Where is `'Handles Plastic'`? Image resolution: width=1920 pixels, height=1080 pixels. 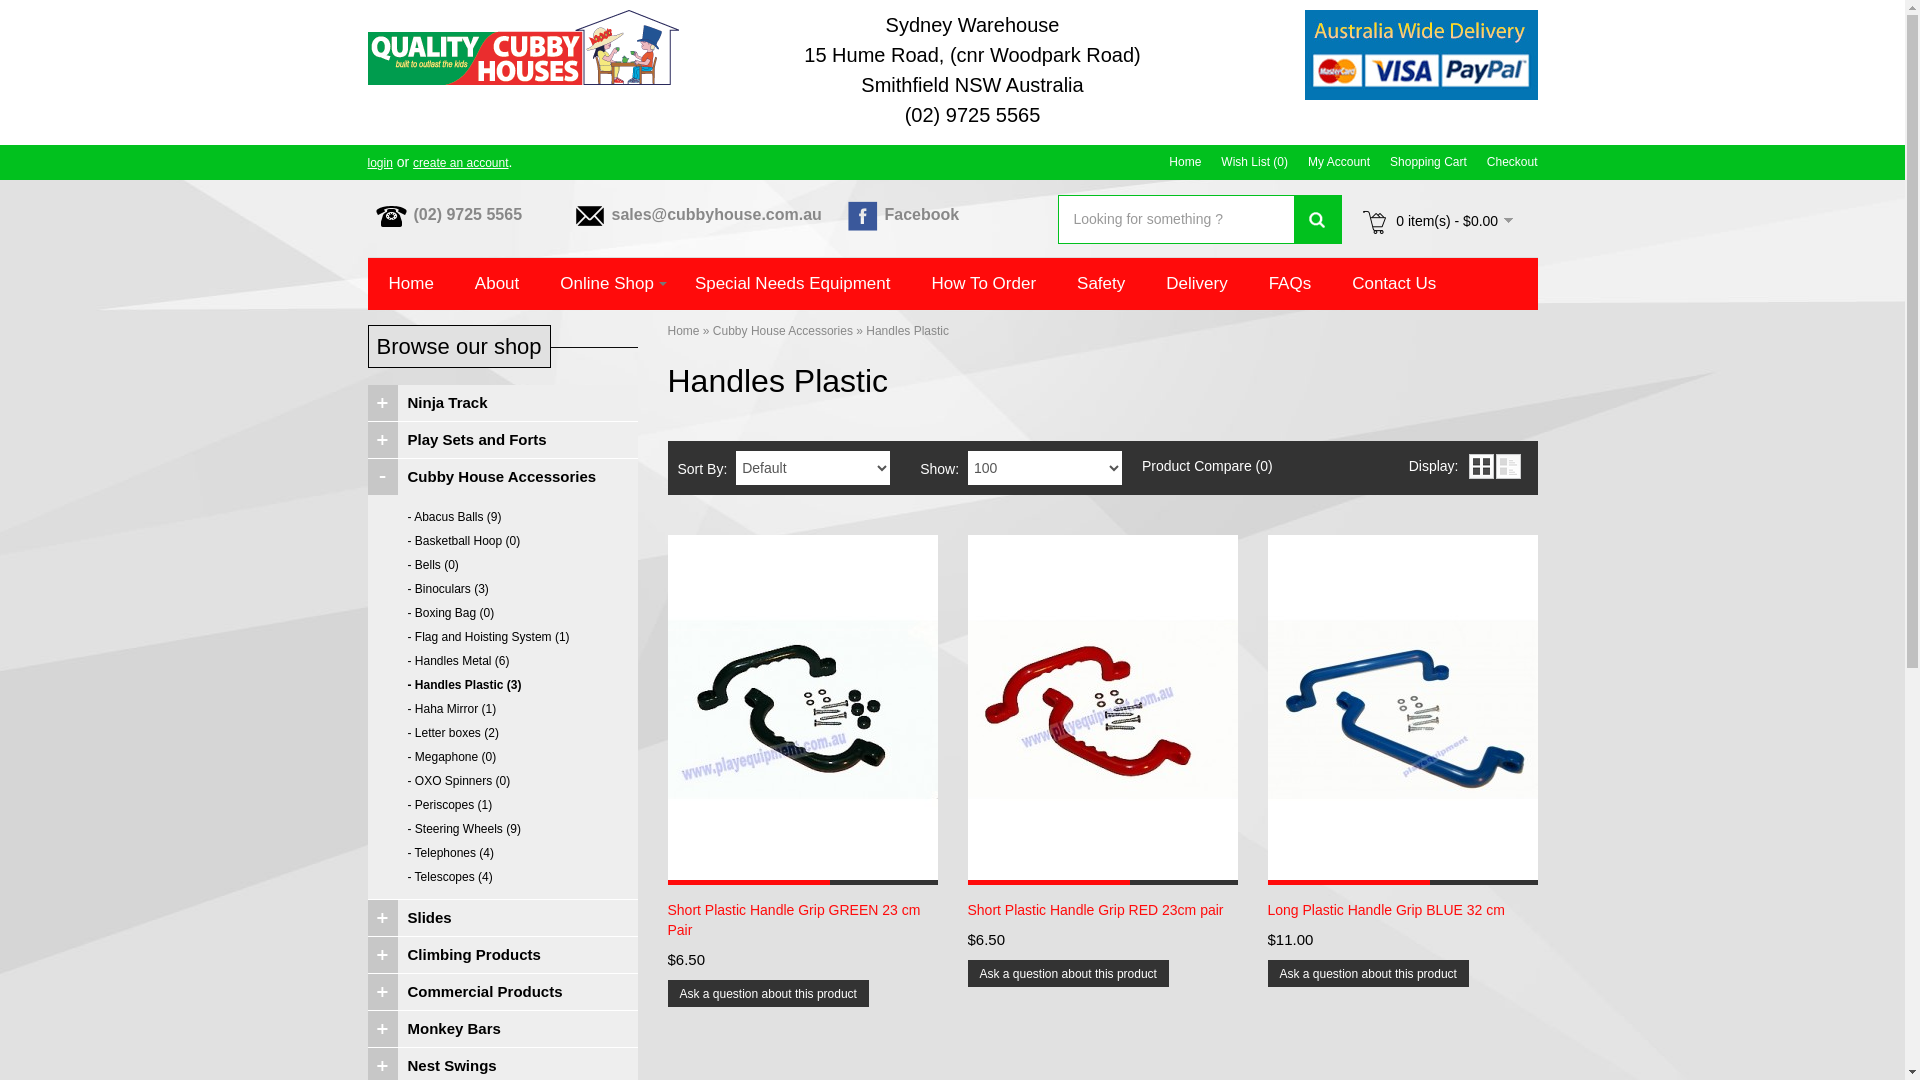 'Handles Plastic' is located at coordinates (906, 330).